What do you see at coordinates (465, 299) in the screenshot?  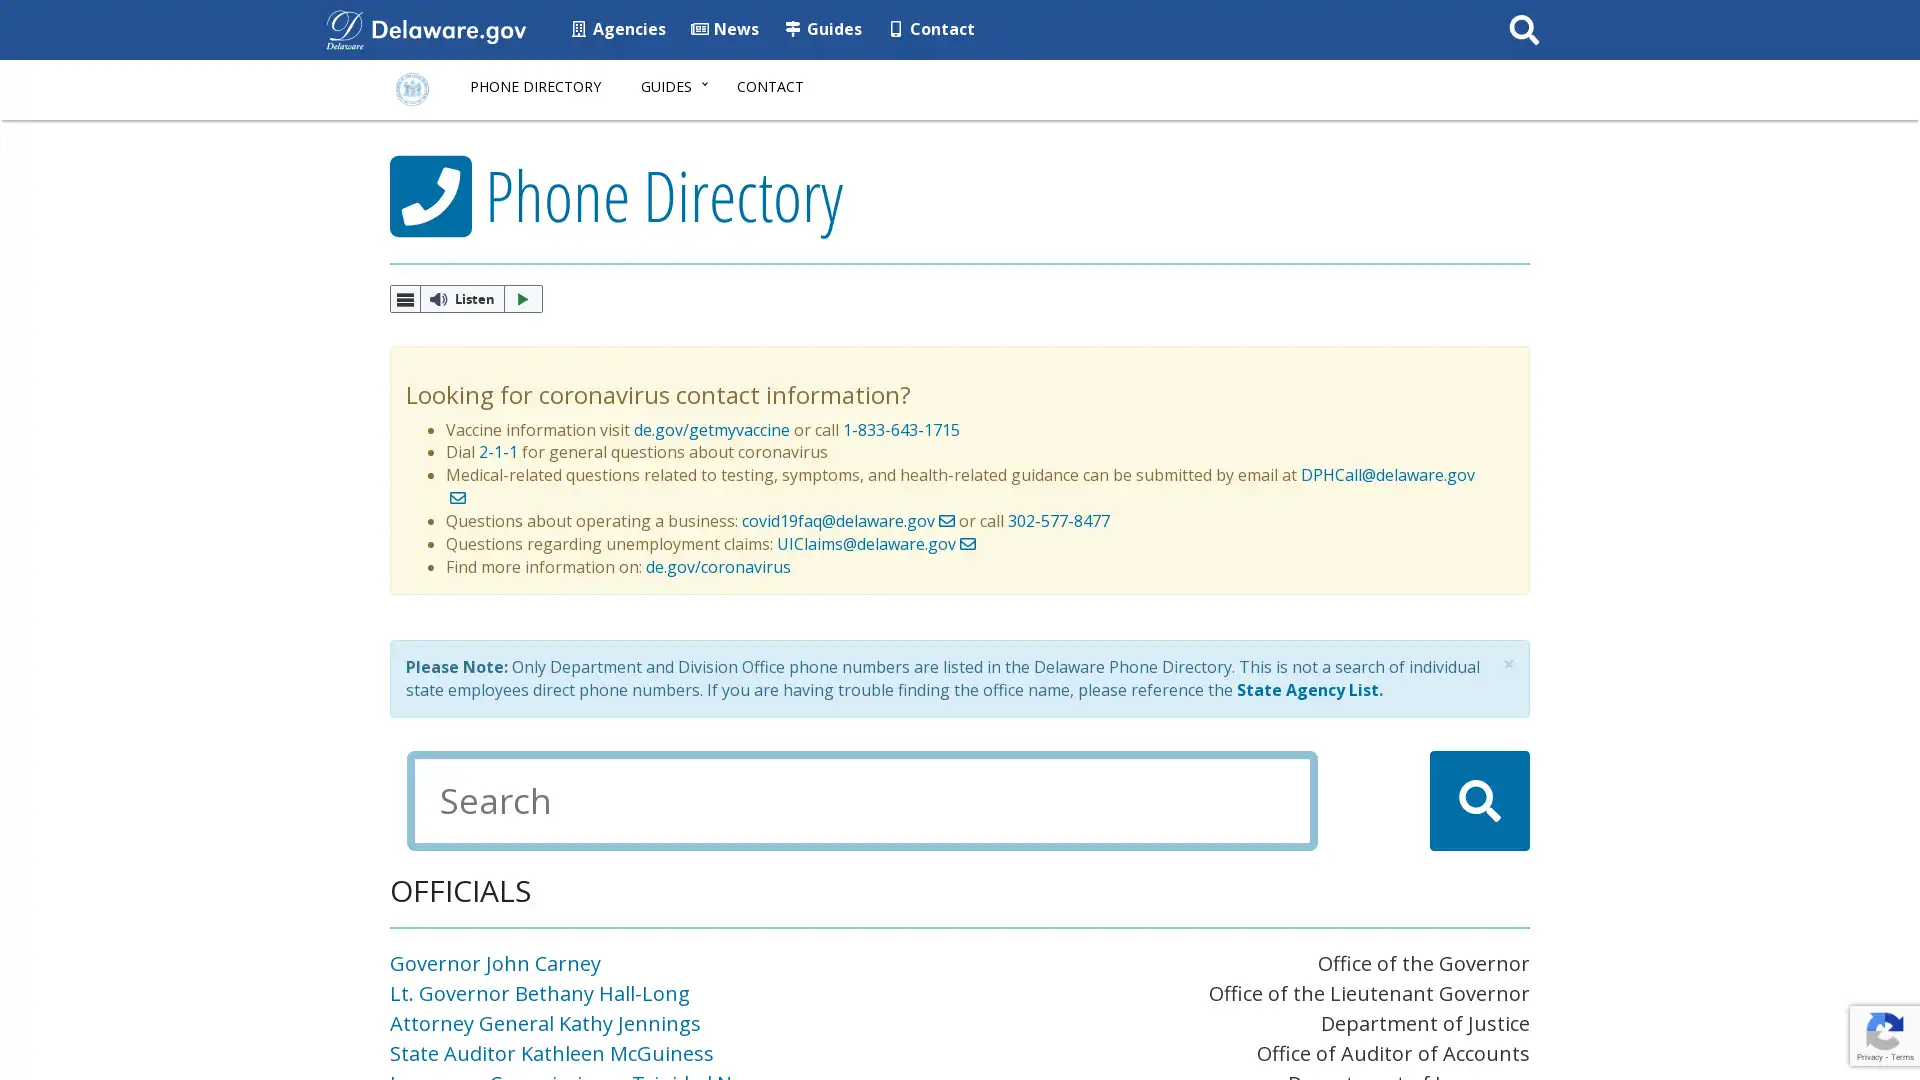 I see `ReadSpeaker webReader: Listen with webReader` at bounding box center [465, 299].